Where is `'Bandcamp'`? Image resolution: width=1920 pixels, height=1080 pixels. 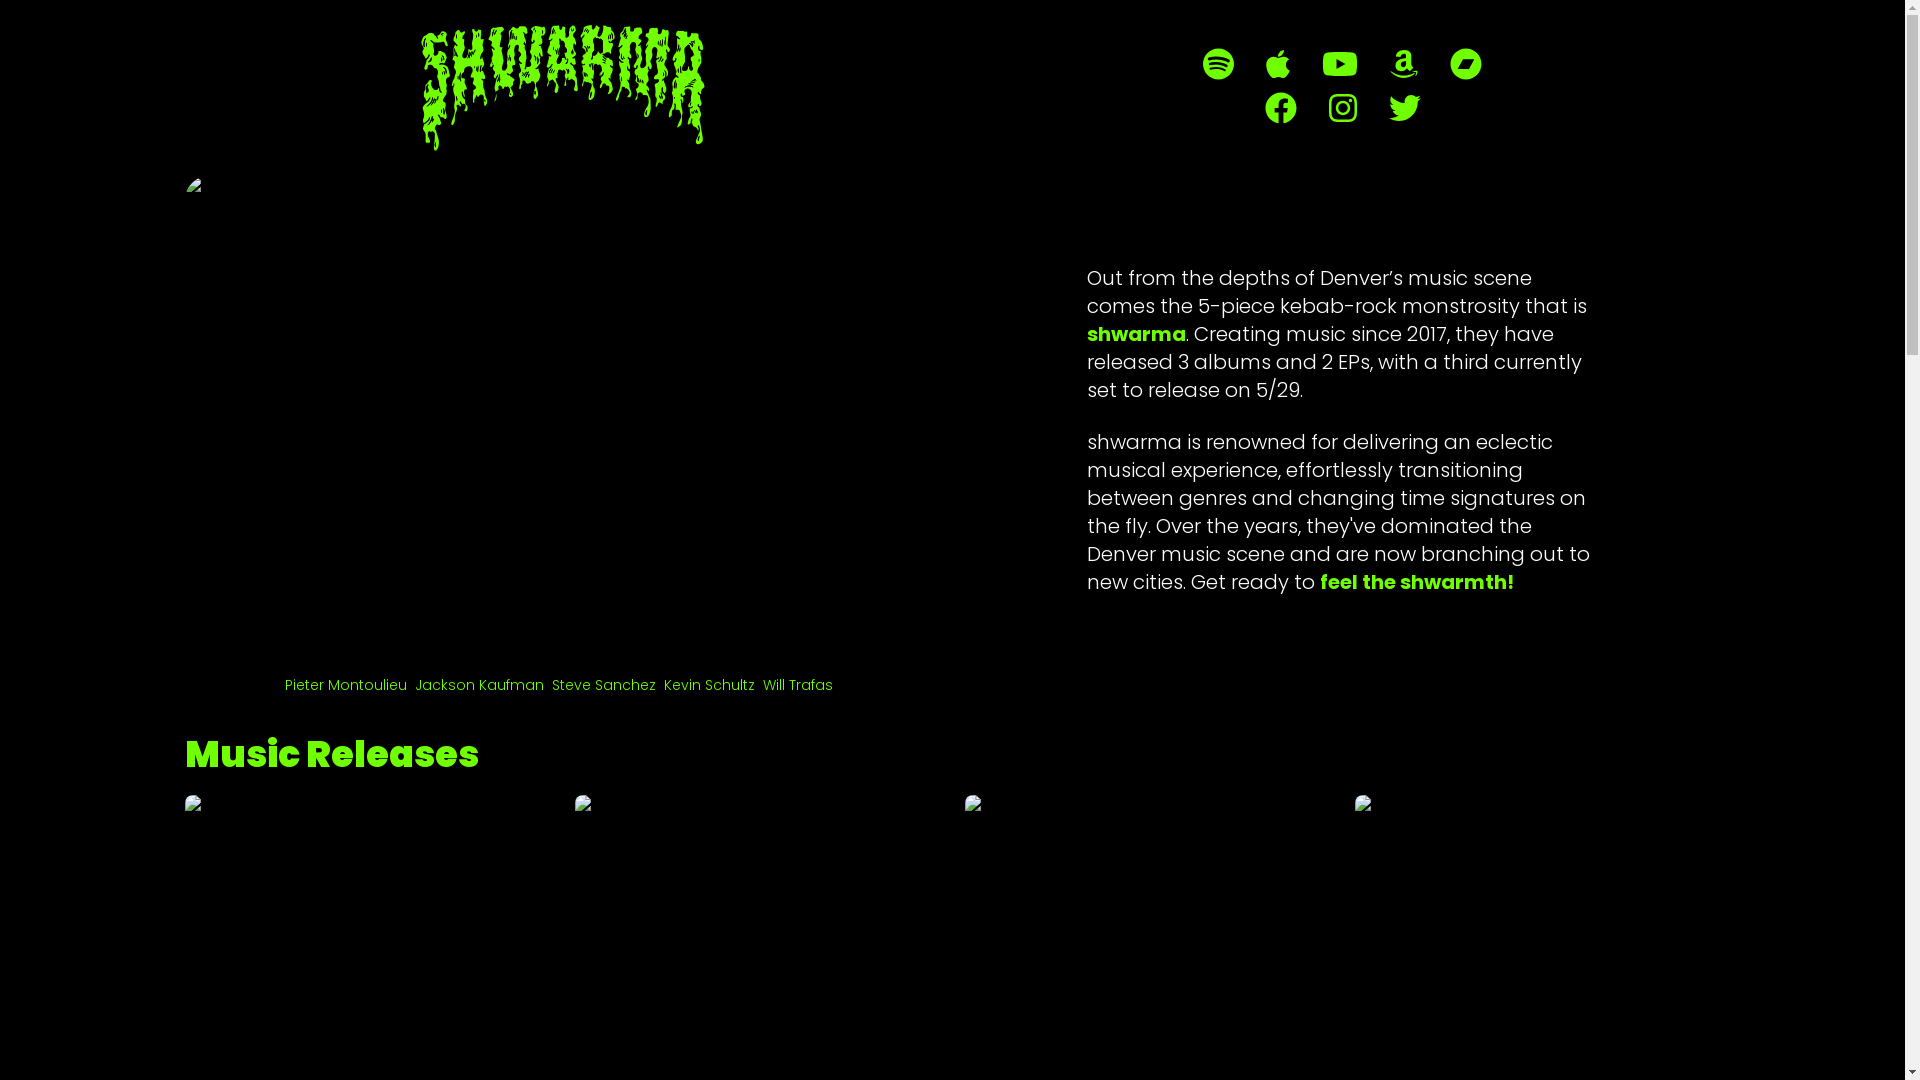 'Bandcamp' is located at coordinates (1465, 63).